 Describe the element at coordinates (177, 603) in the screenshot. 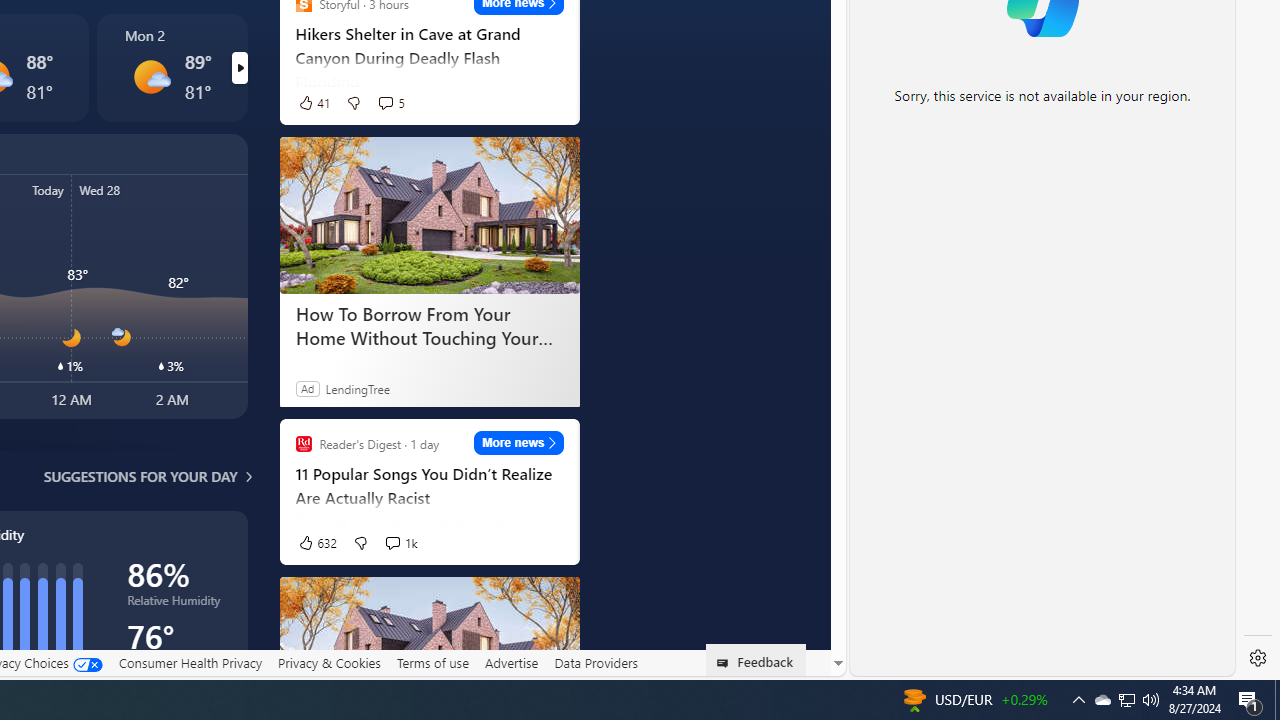

I see `'Relative Humidity'` at that location.